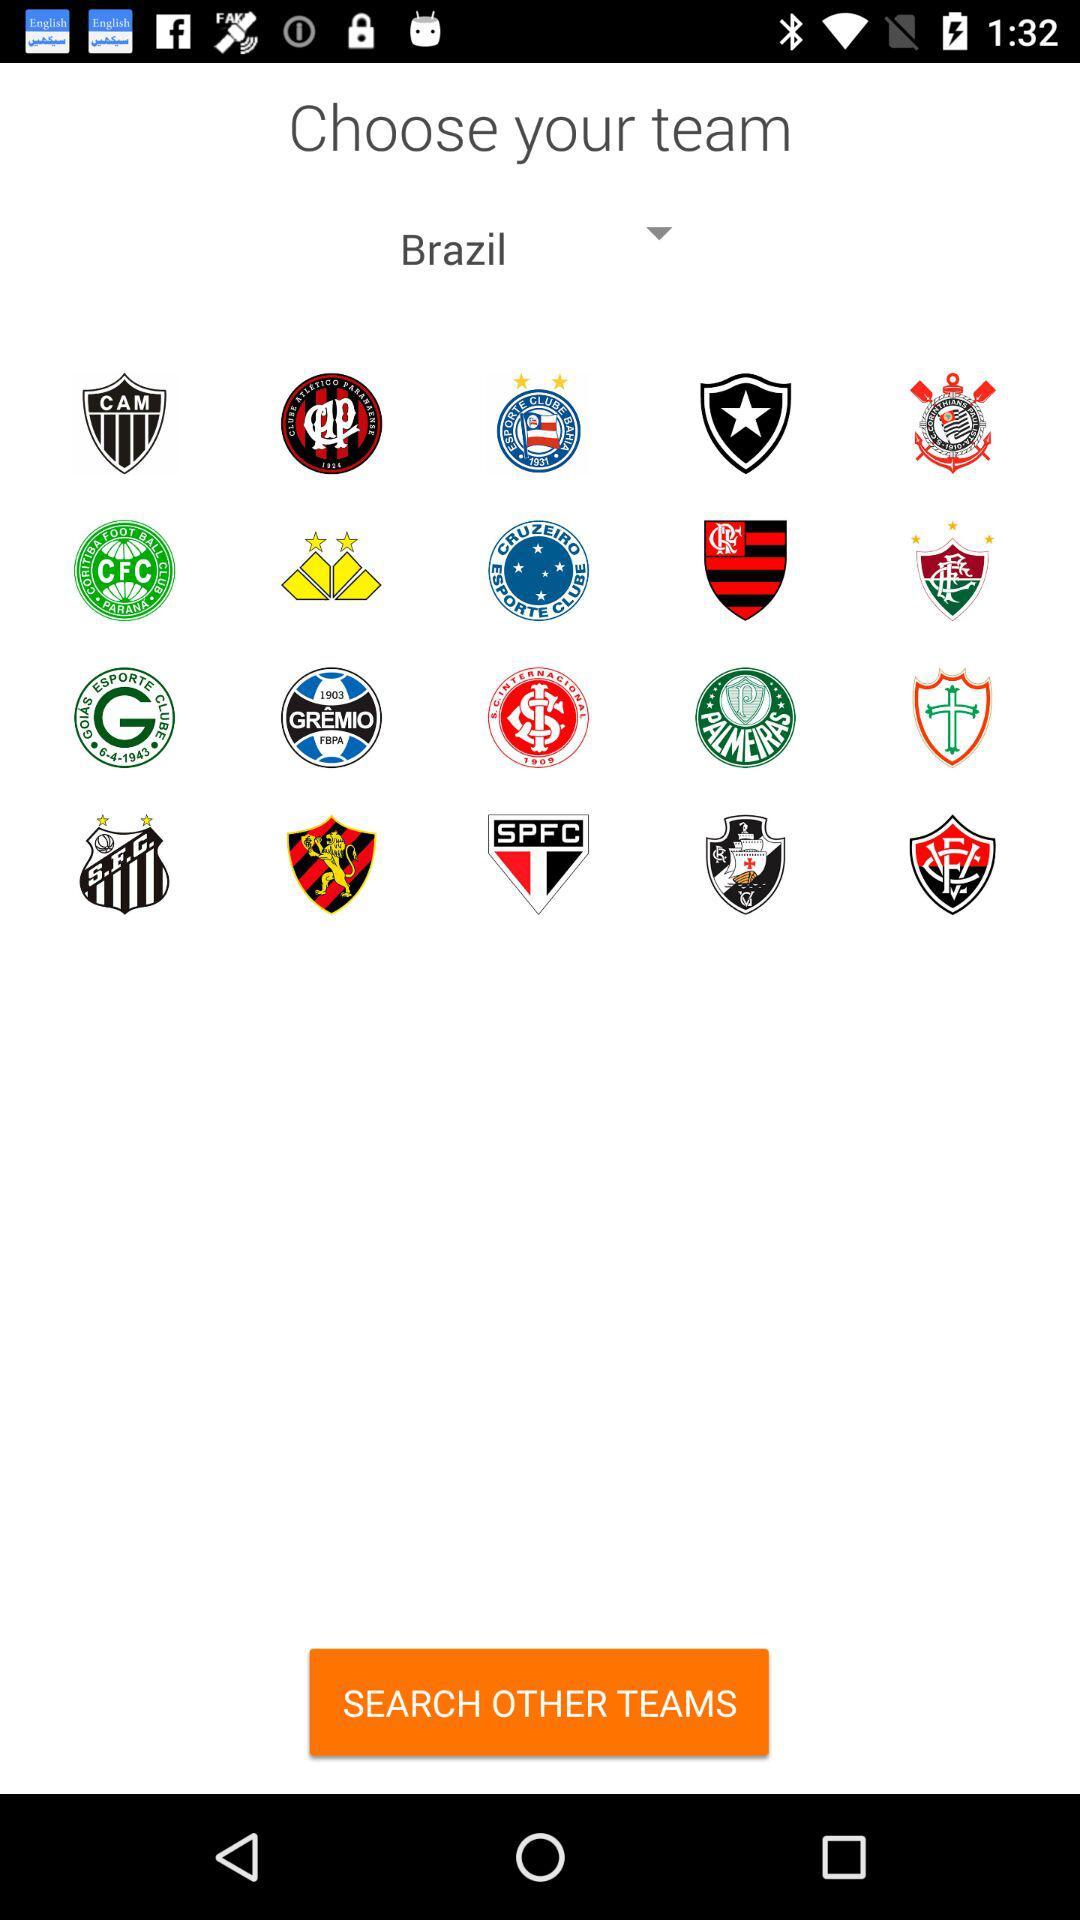 The width and height of the screenshot is (1080, 1920). I want to click on choose the team, so click(330, 422).